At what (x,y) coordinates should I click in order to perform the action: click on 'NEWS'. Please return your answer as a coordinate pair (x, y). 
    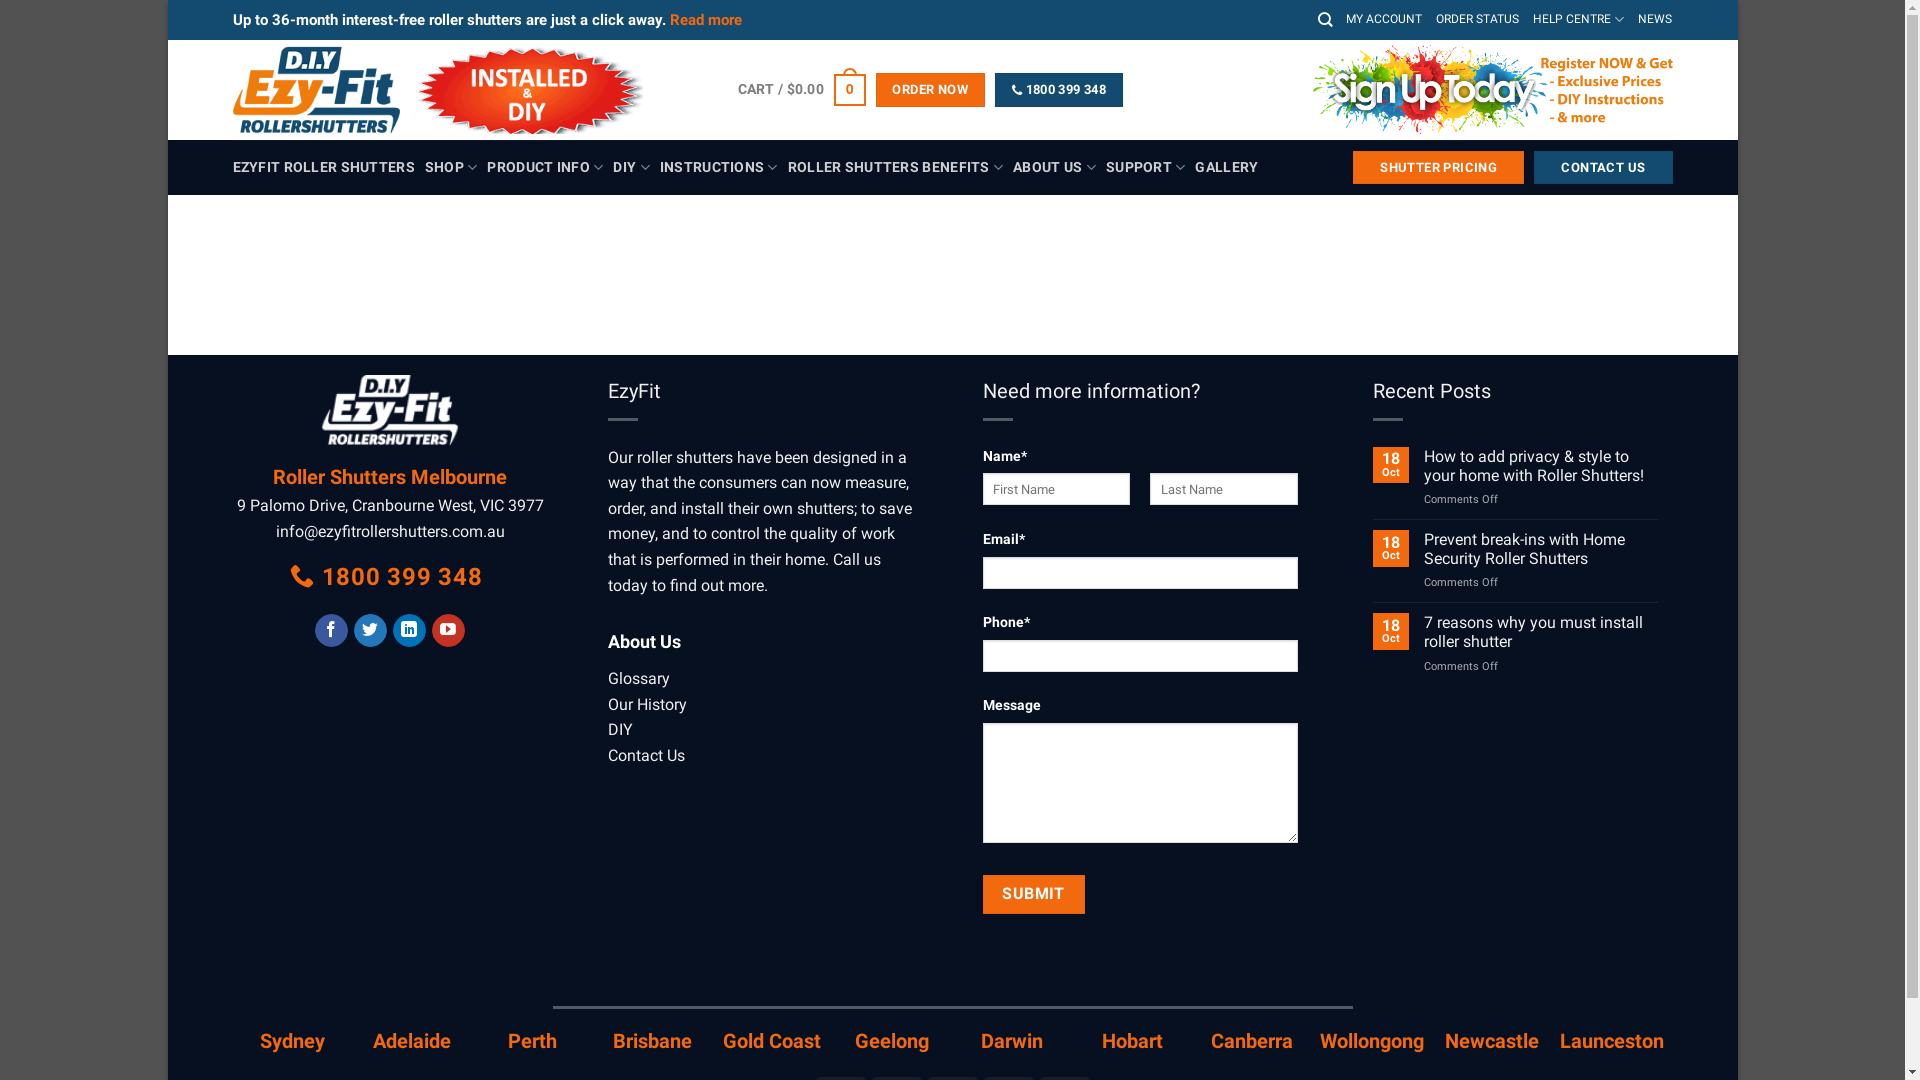
    Looking at the image, I should click on (1655, 19).